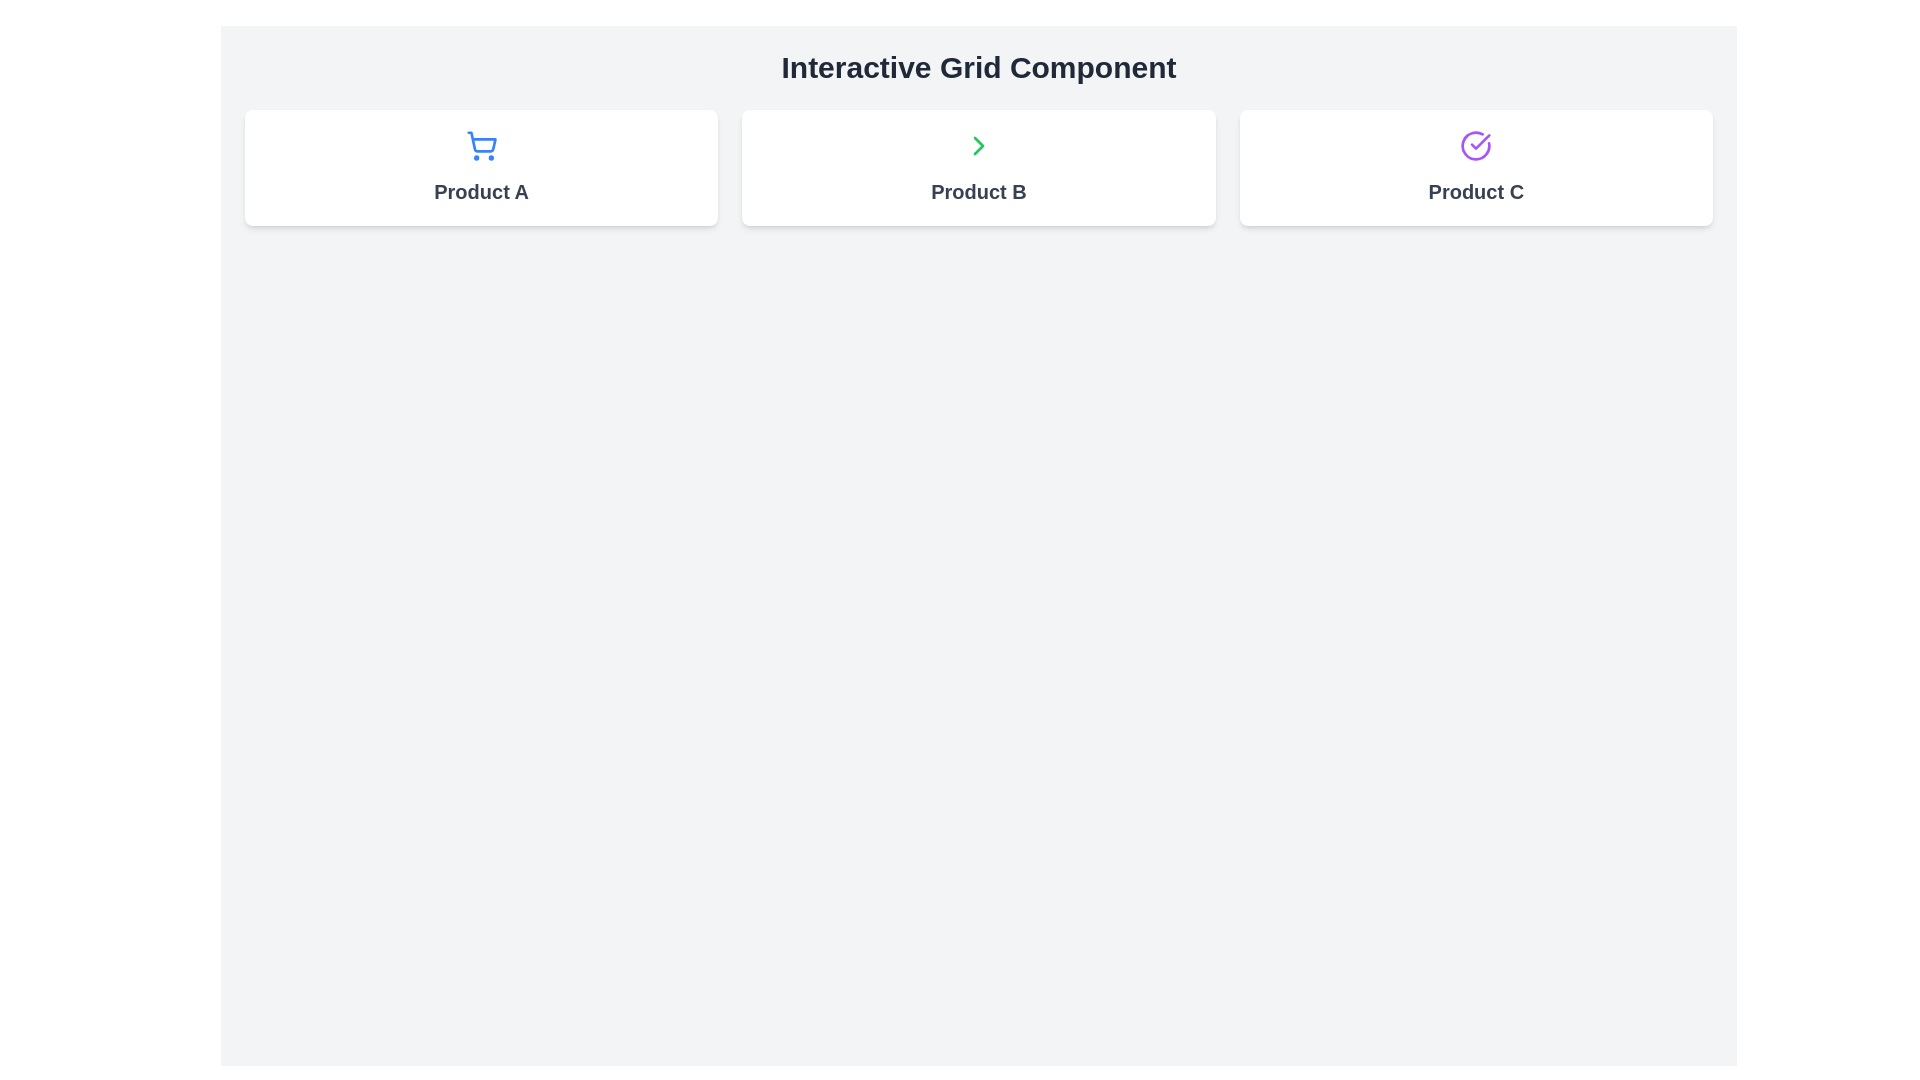  Describe the element at coordinates (979, 145) in the screenshot. I see `the visual indication of the rightward chevron arrow icon within the card labeled 'Product B'` at that location.